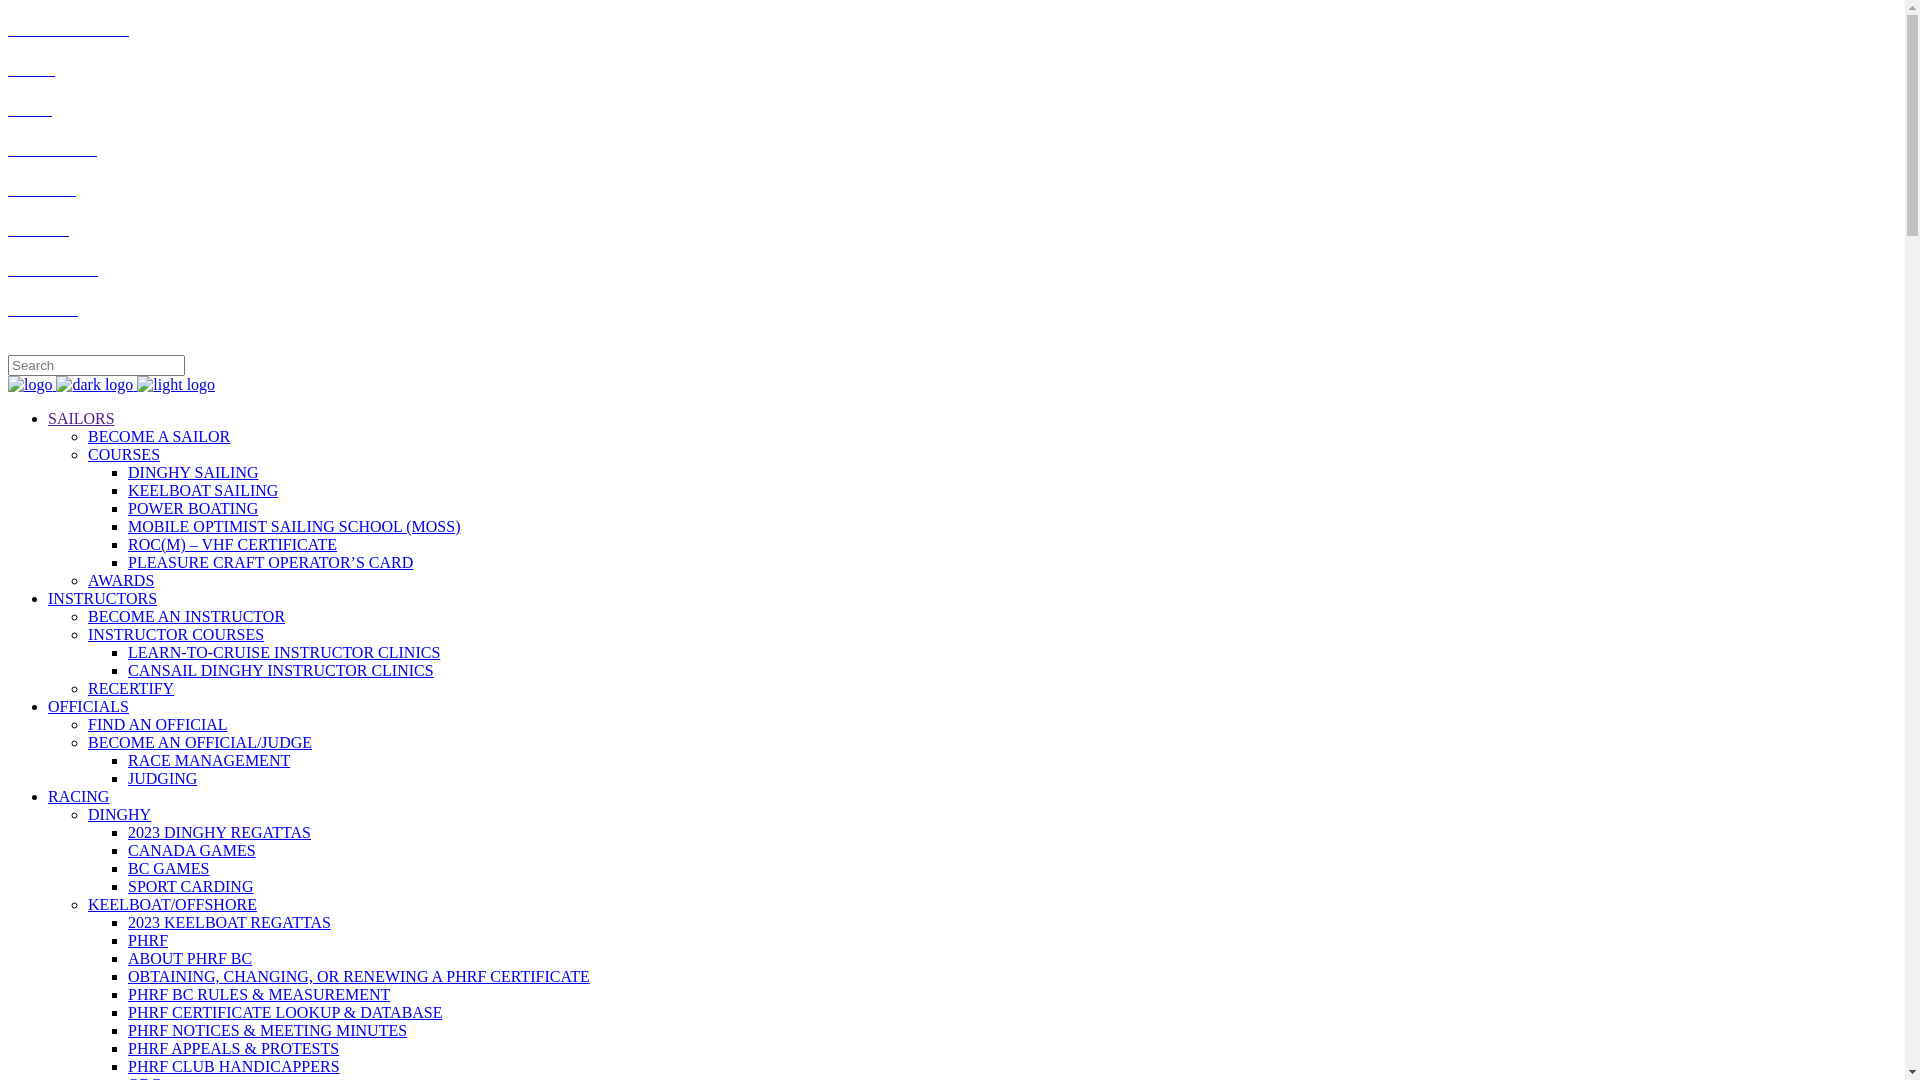 Image resolution: width=1920 pixels, height=1080 pixels. I want to click on 'OFFICIALS', so click(87, 705).